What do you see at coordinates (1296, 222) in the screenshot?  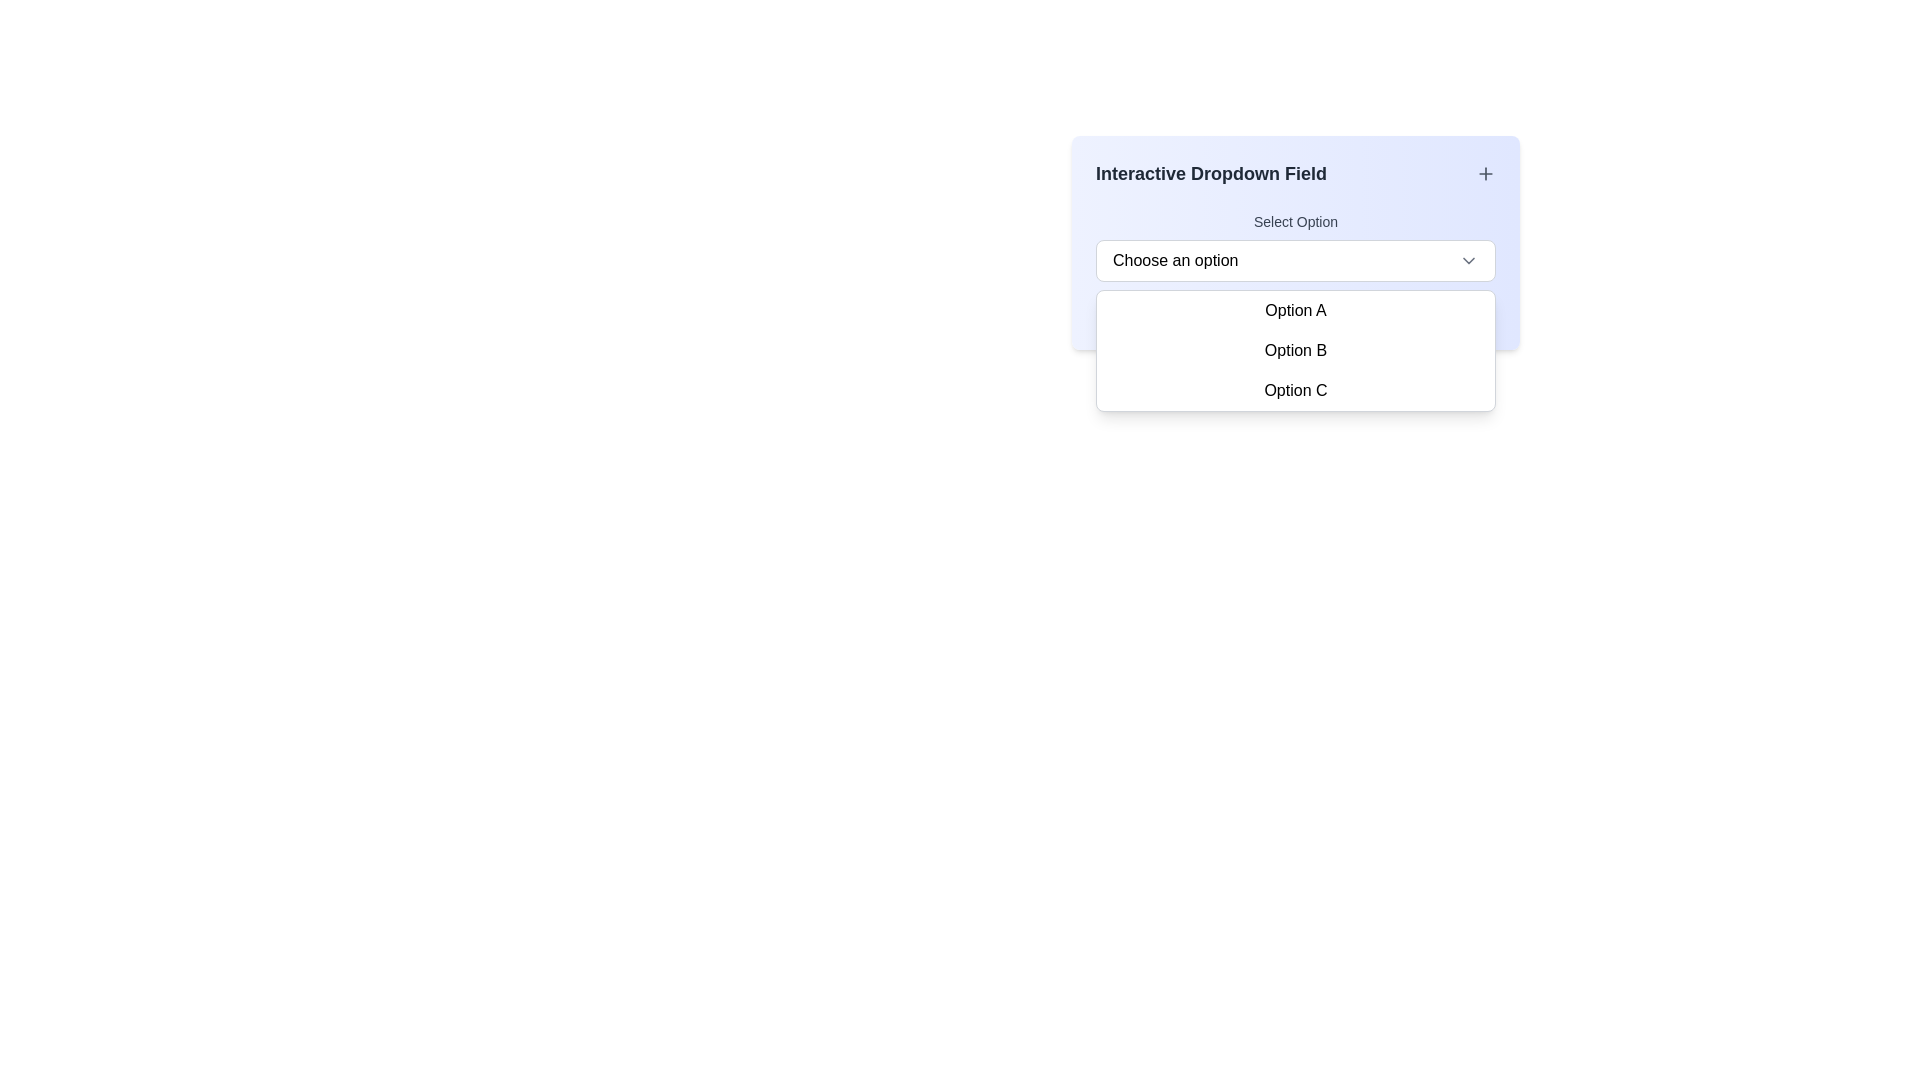 I see `the 'Select Option' text label, which is styled in gray and positioned above the dropdown menu` at bounding box center [1296, 222].